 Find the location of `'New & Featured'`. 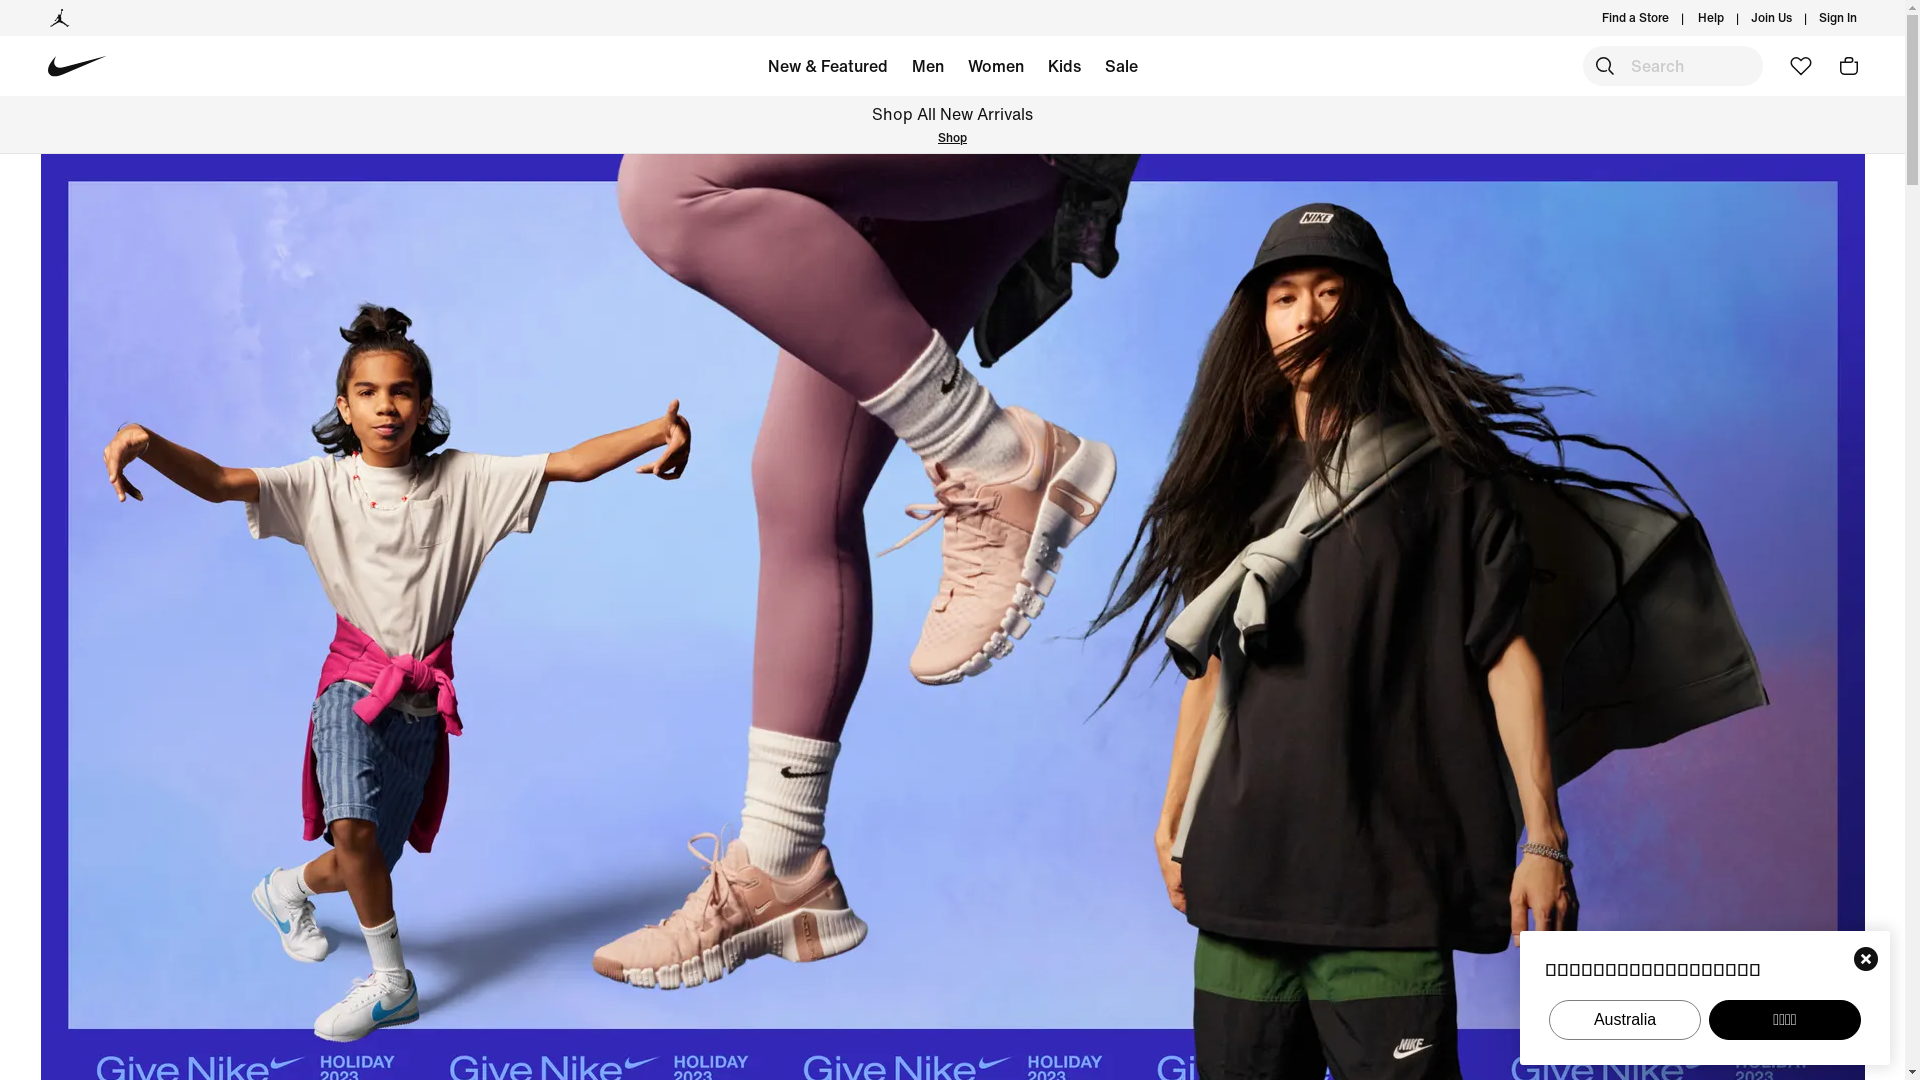

'New & Featured' is located at coordinates (828, 68).